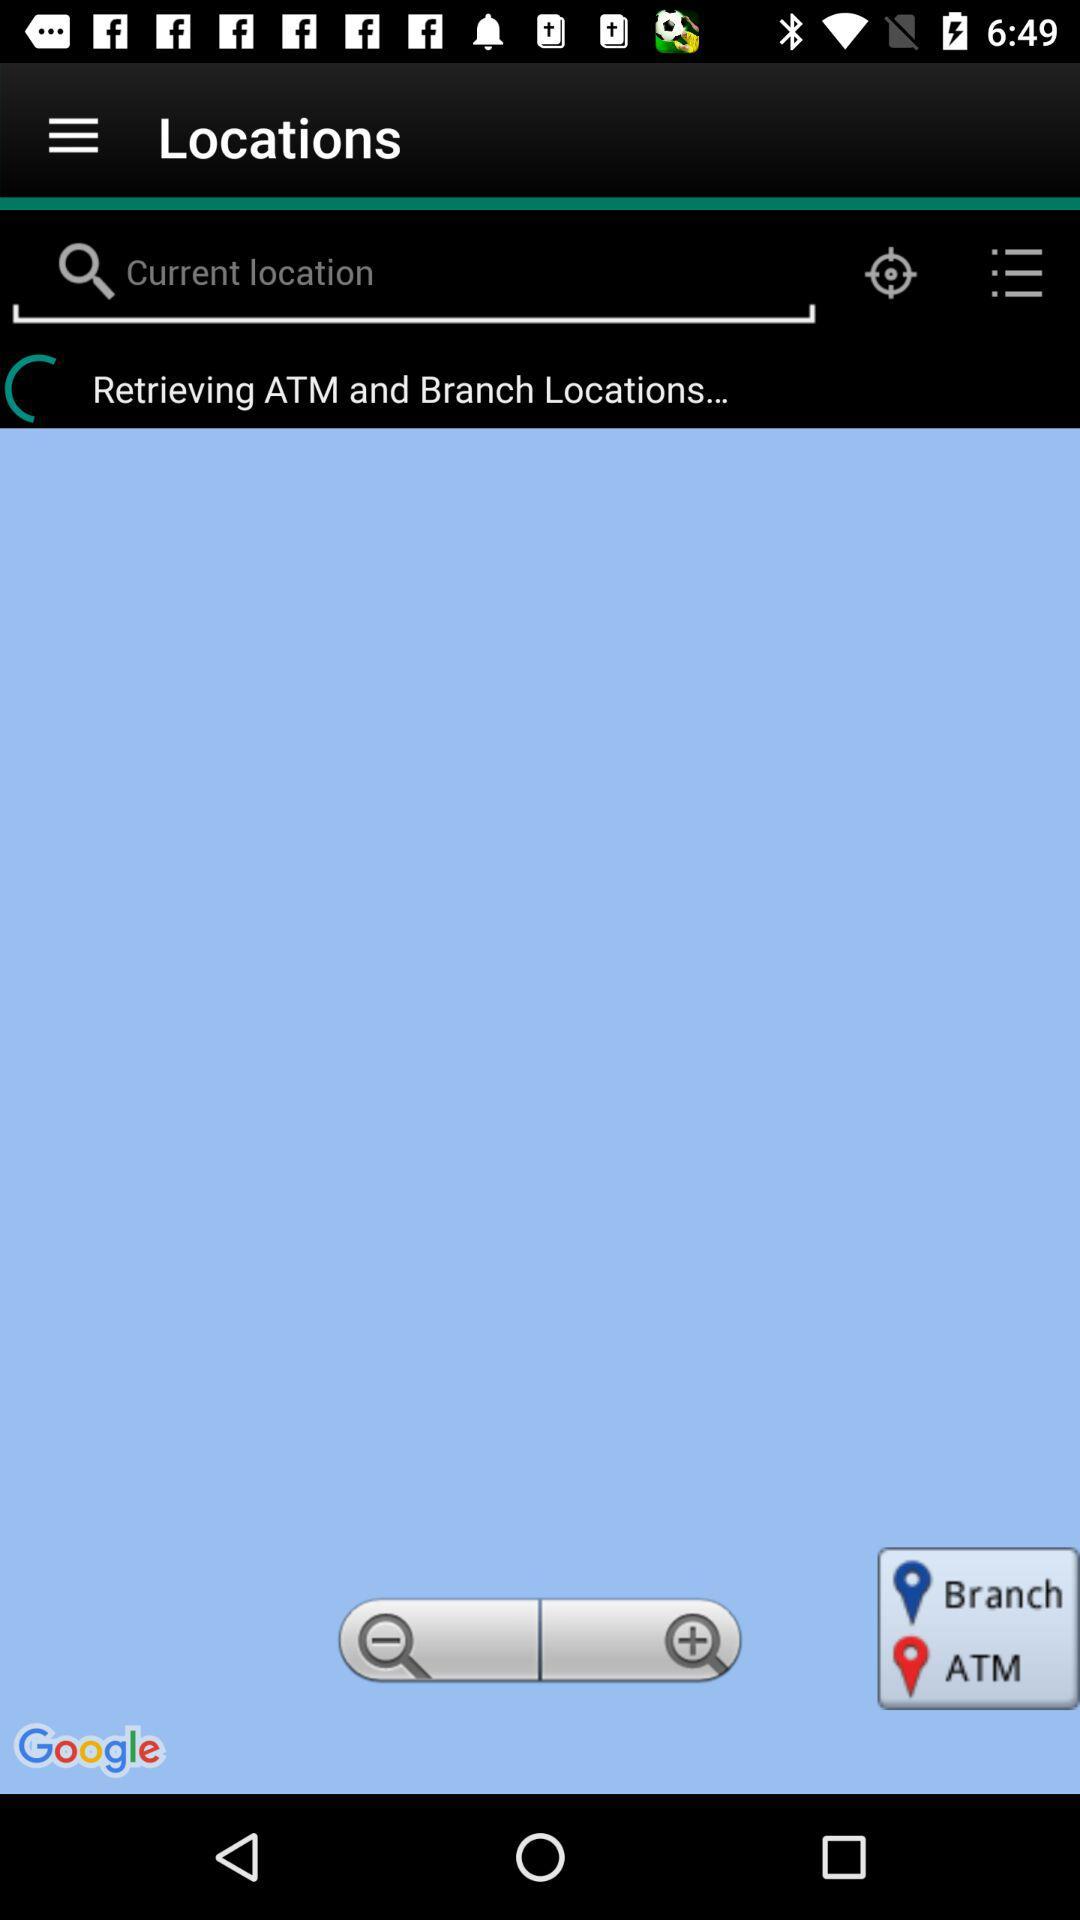 The height and width of the screenshot is (1920, 1080). I want to click on zoom out, so click(434, 1646).